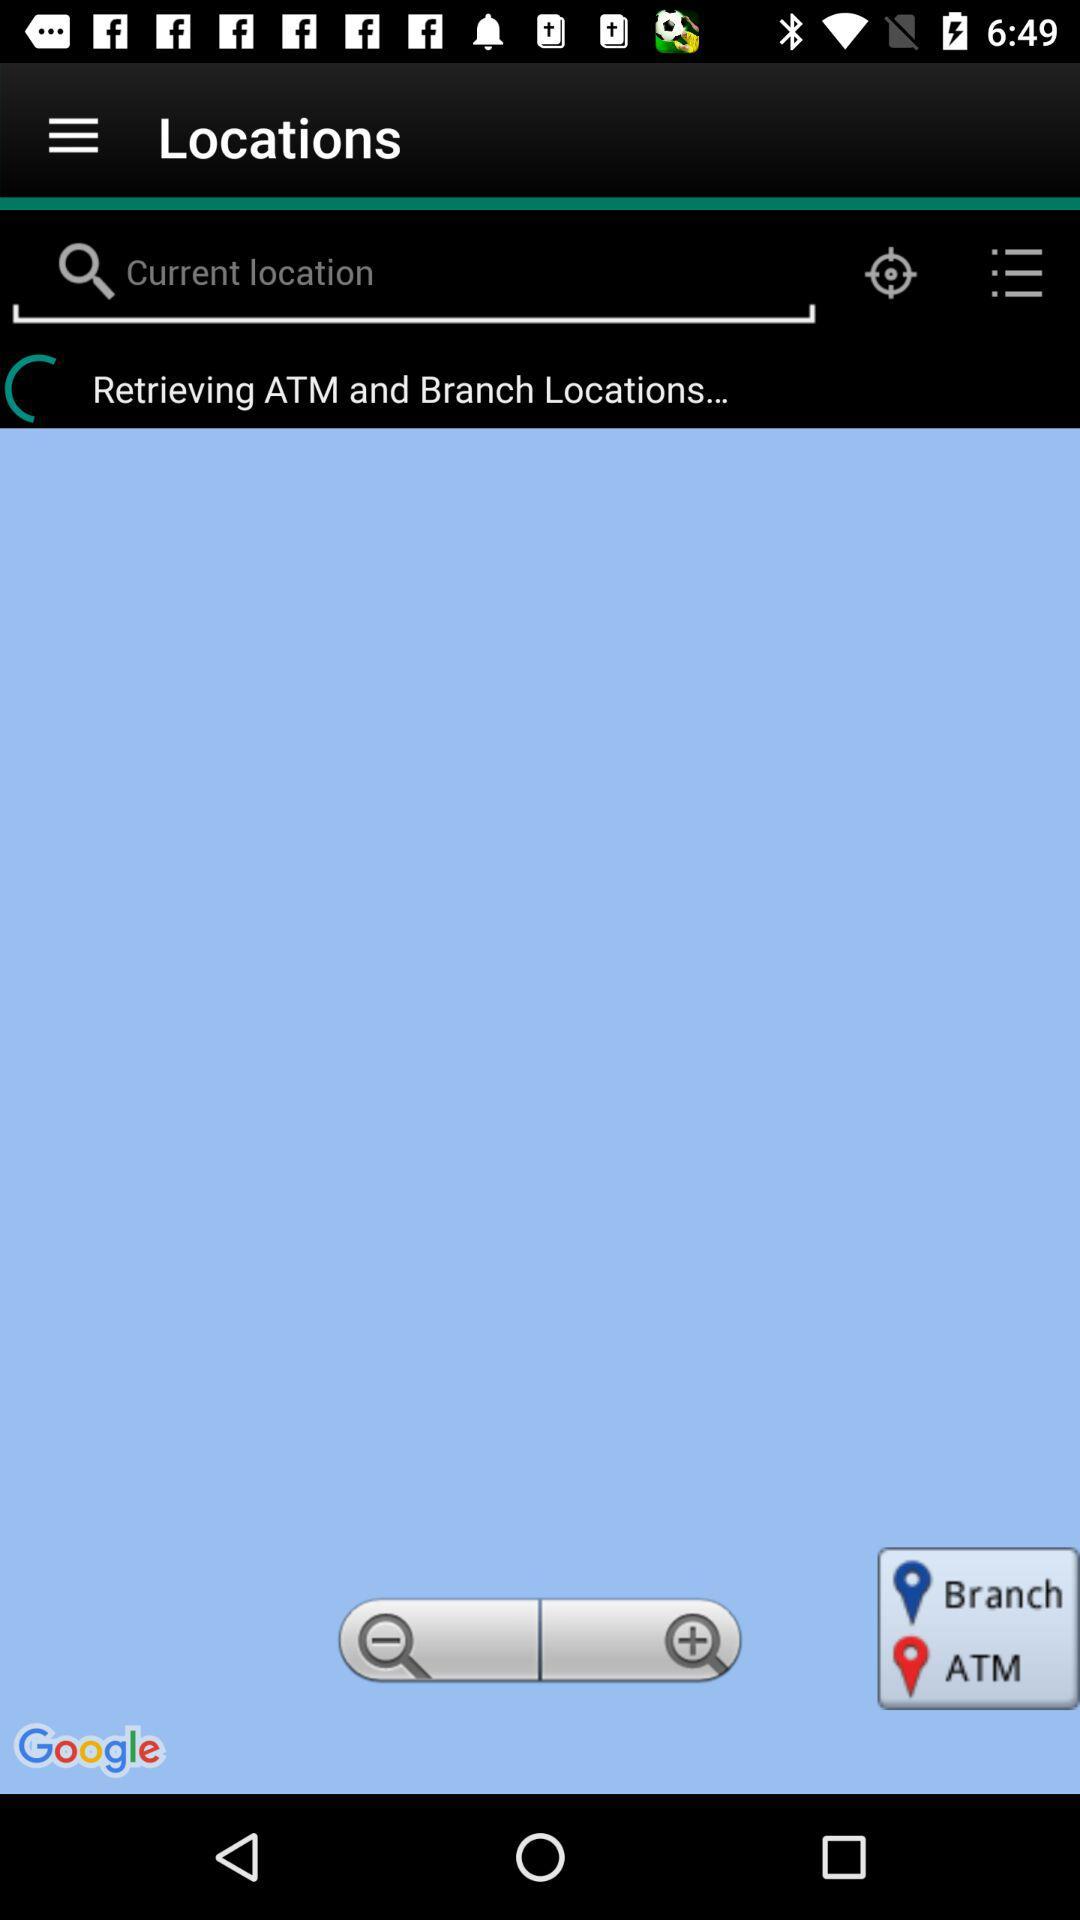 The height and width of the screenshot is (1920, 1080). I want to click on zoom out, so click(434, 1646).